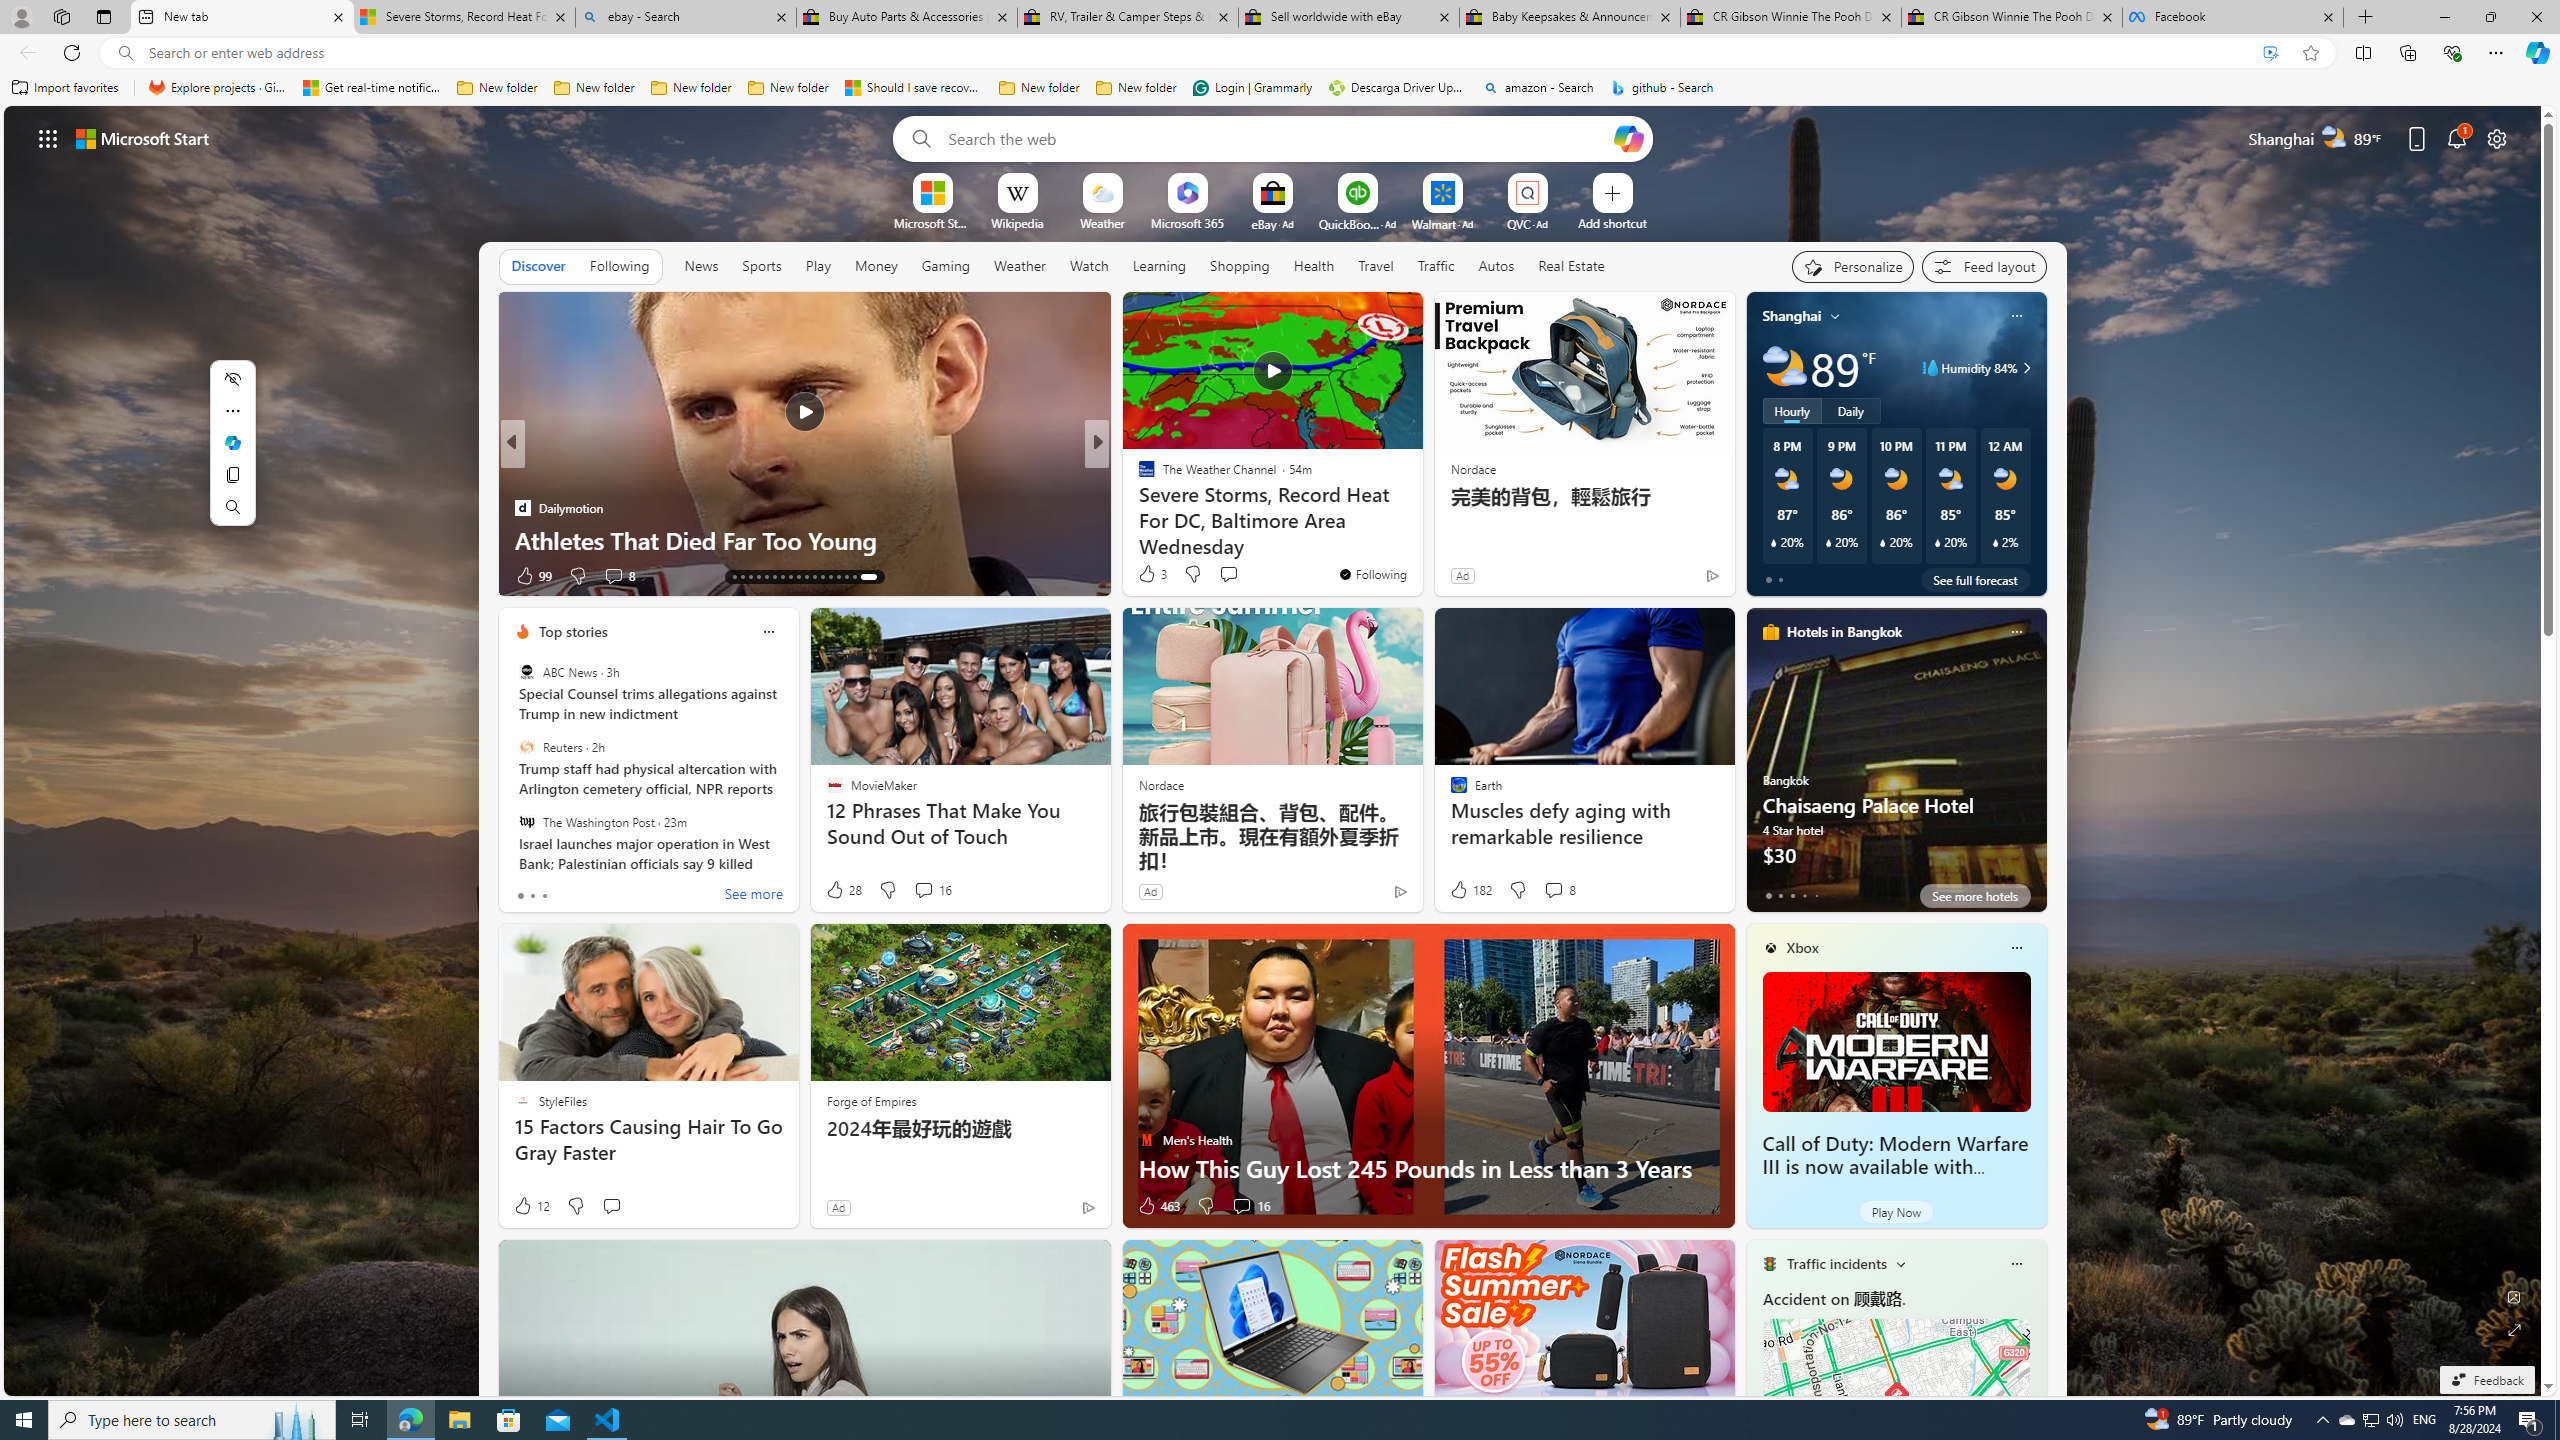  What do you see at coordinates (1371, 574) in the screenshot?
I see `'You'` at bounding box center [1371, 574].